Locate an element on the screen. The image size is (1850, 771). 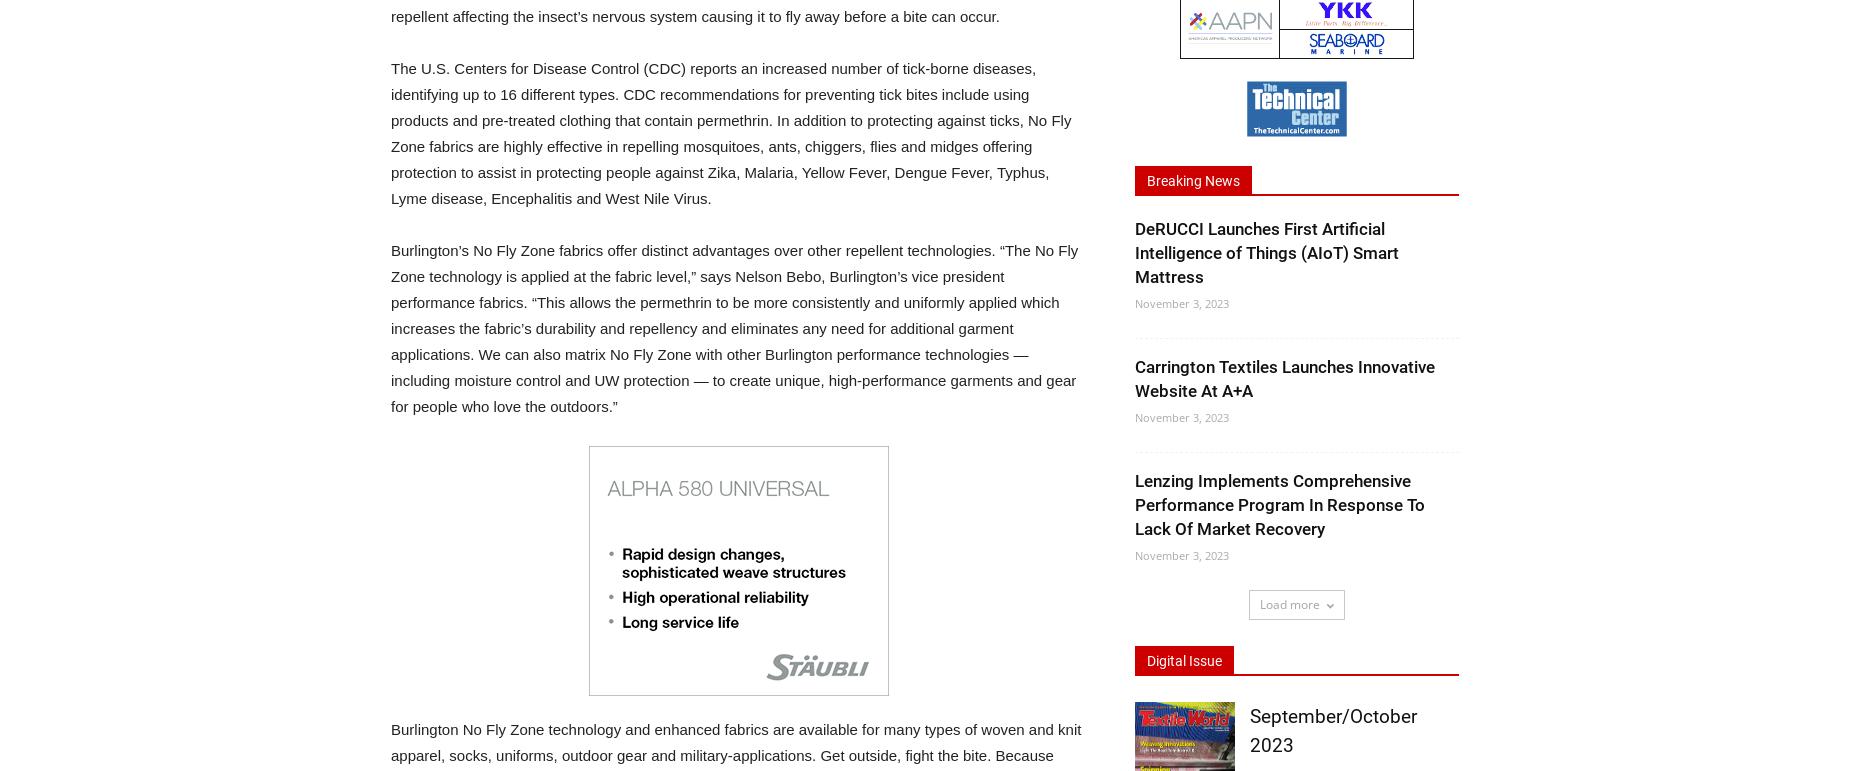
'Carrington Textiles Launches Innovative Website At A+A' is located at coordinates (1284, 379).